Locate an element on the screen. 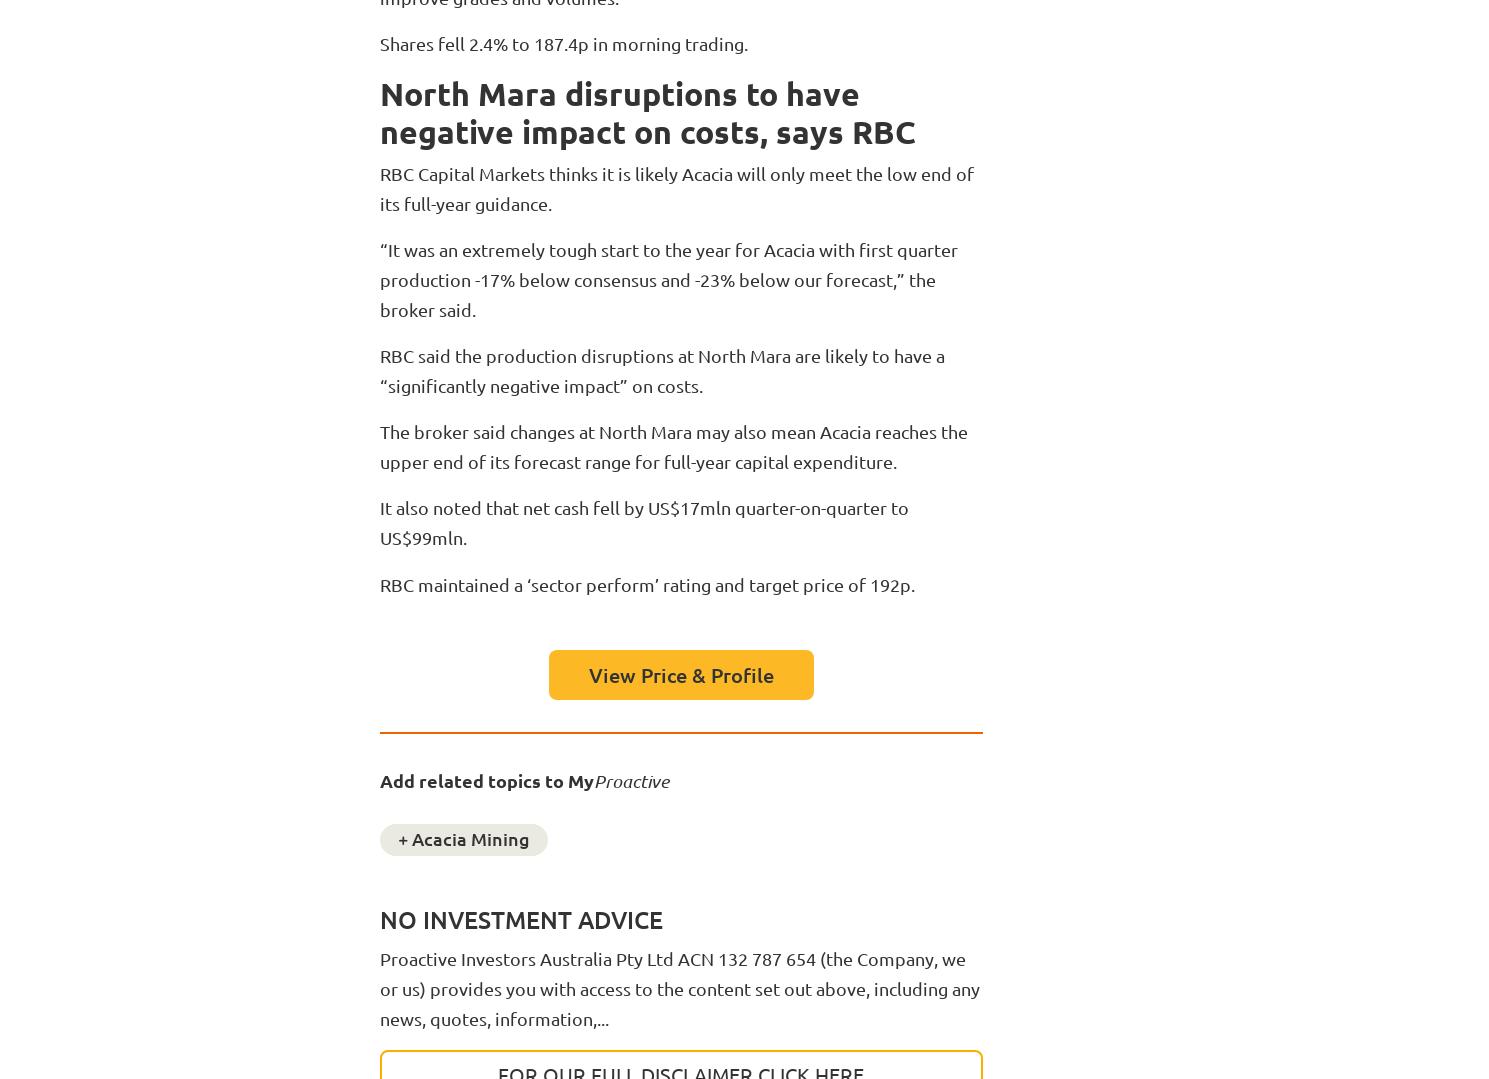 The width and height of the screenshot is (1489, 1079). 'RBC said the production disruptions at North Mara are likely to have a “significantly negative impact” on costs.' is located at coordinates (660, 370).